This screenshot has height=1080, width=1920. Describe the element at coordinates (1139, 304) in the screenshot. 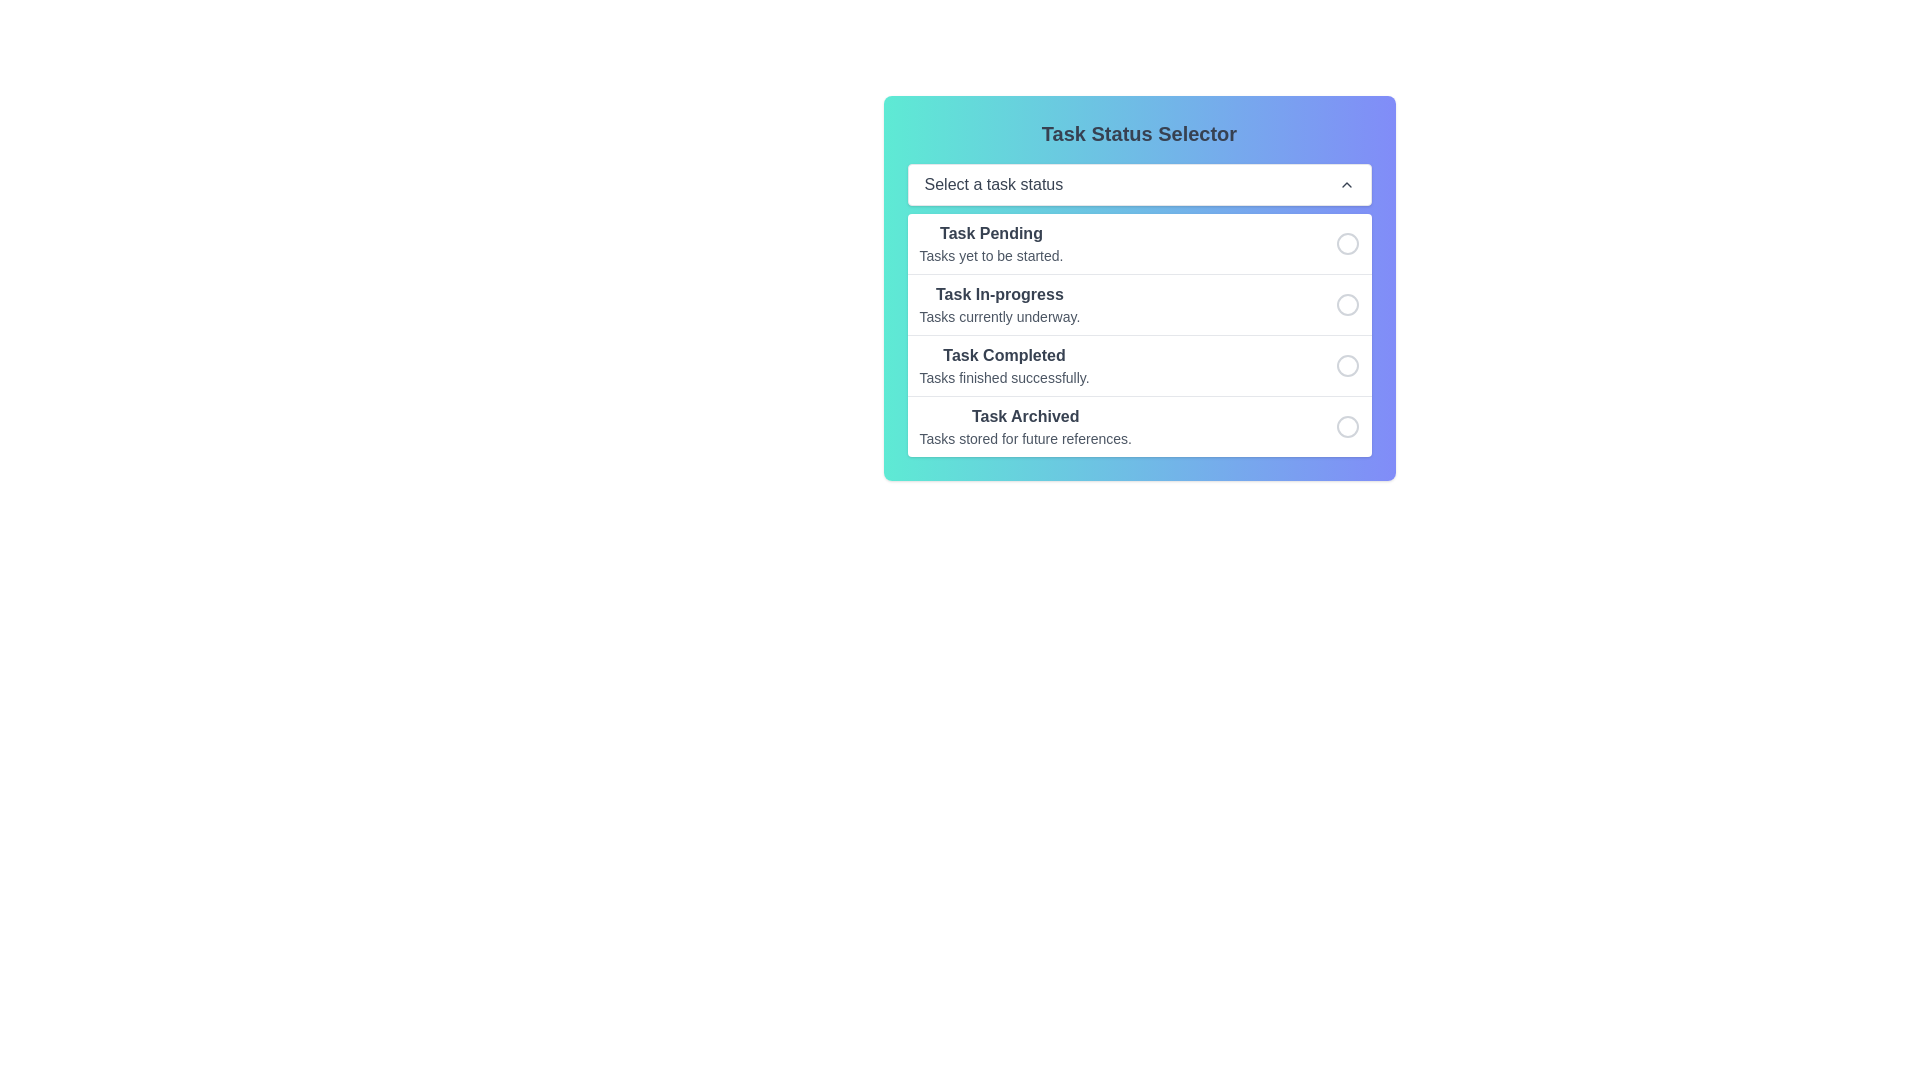

I see `the second selectable task status option in the vertical list of task statuses` at that location.